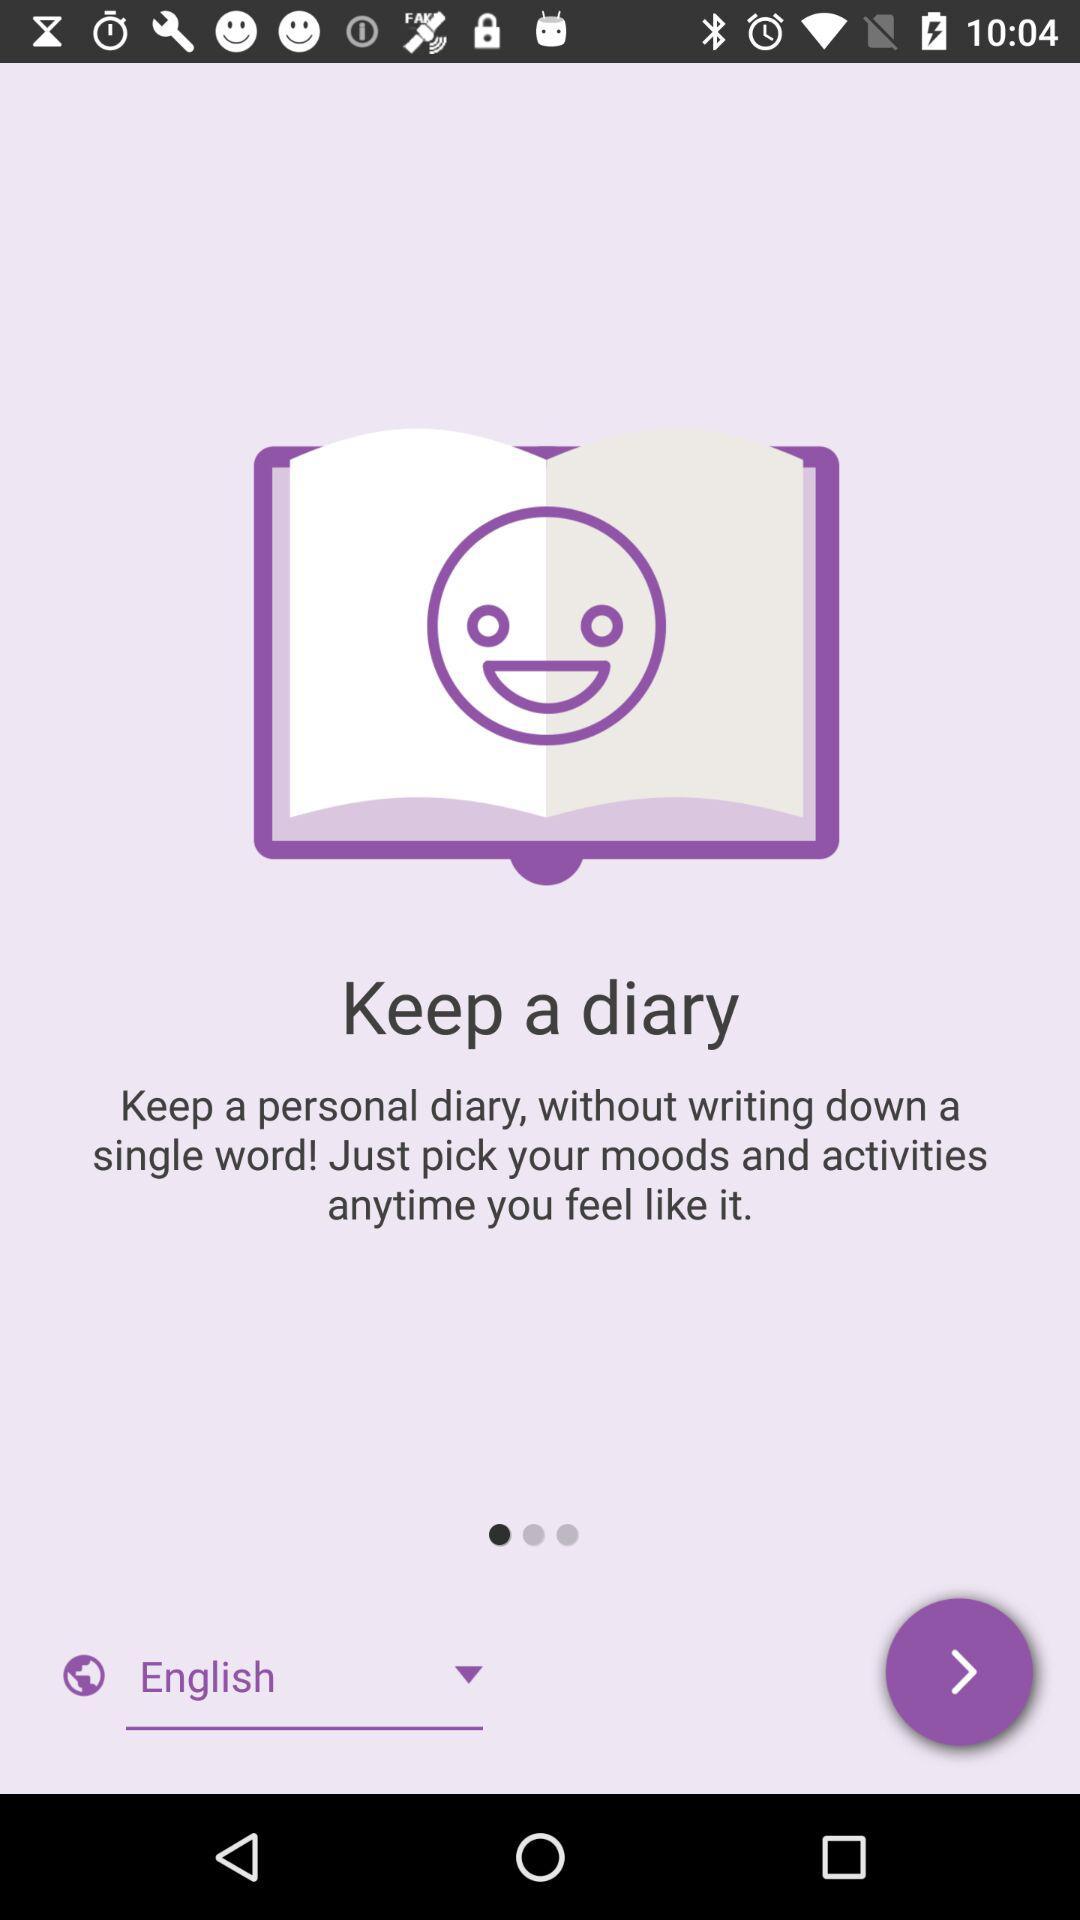 The height and width of the screenshot is (1920, 1080). I want to click on diary, so click(960, 1675).